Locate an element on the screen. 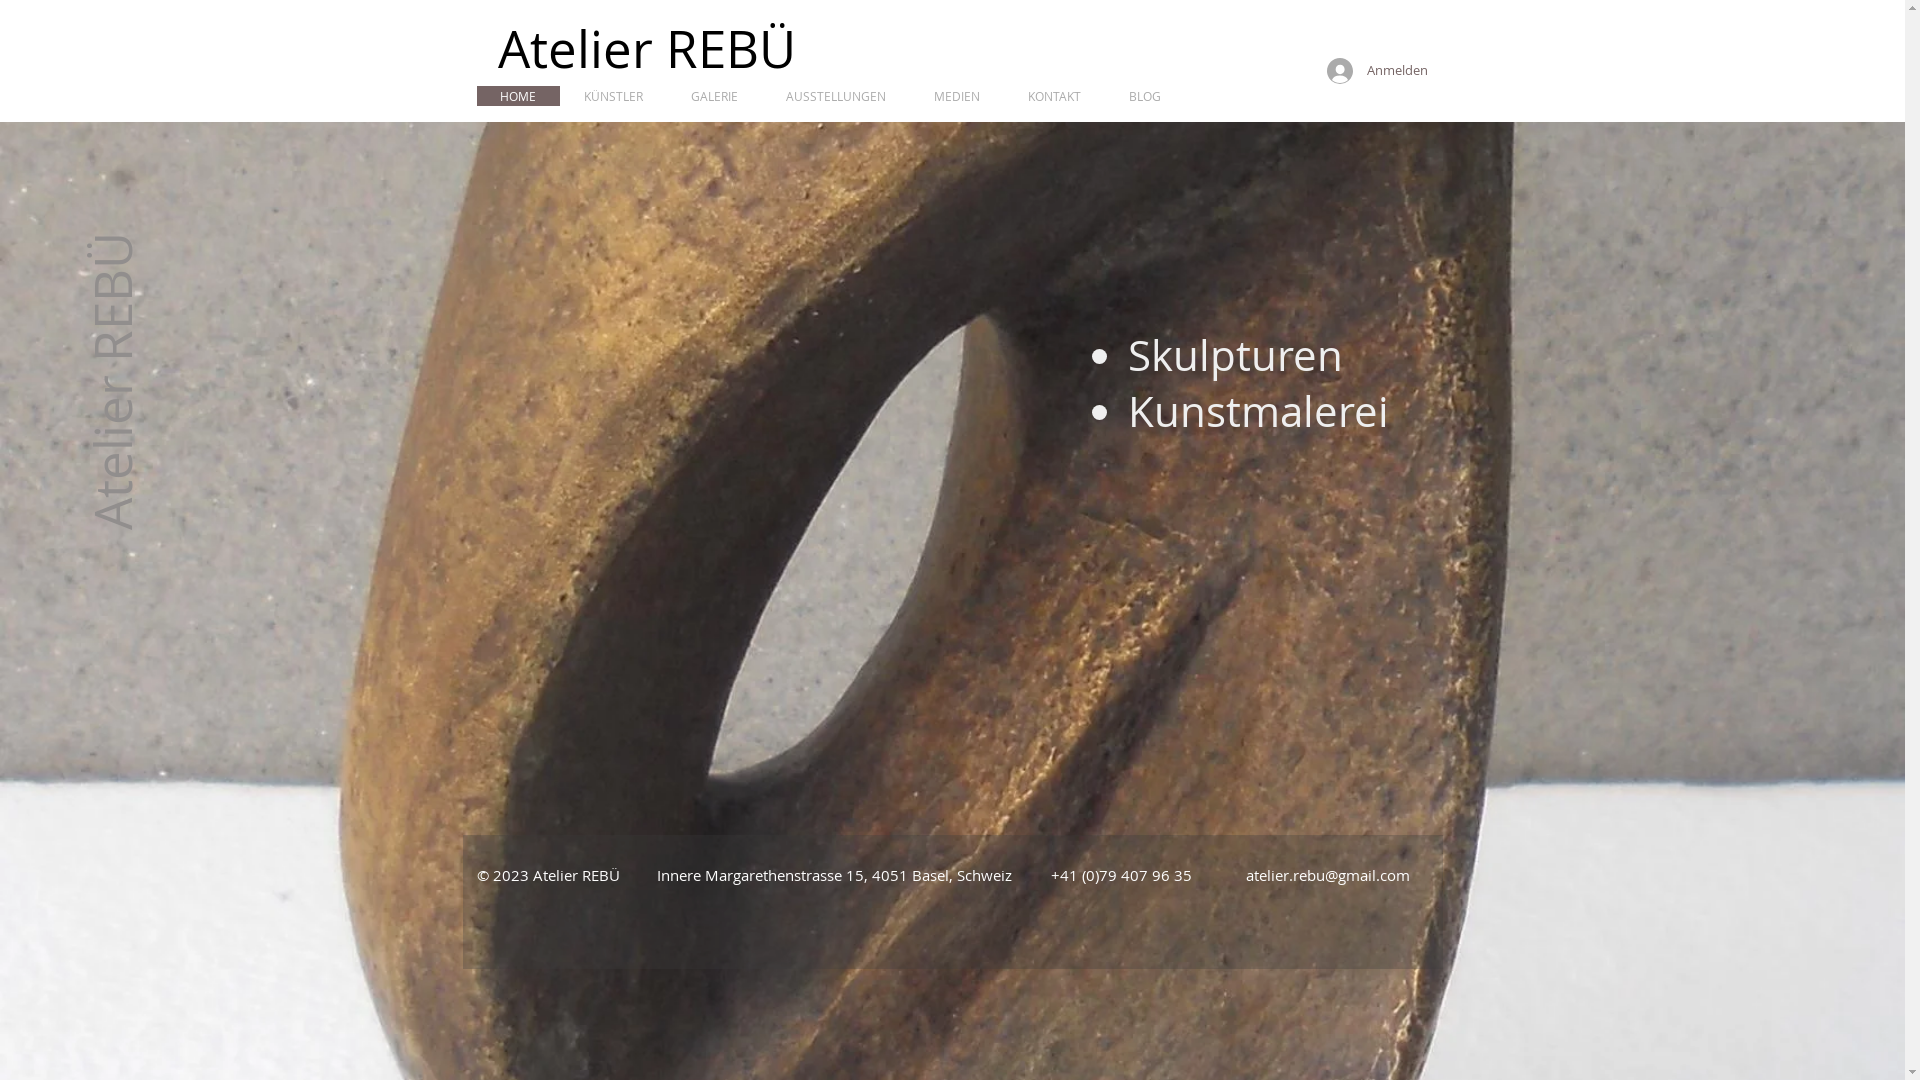 The image size is (1920, 1080). 'HOME' is located at coordinates (474, 96).